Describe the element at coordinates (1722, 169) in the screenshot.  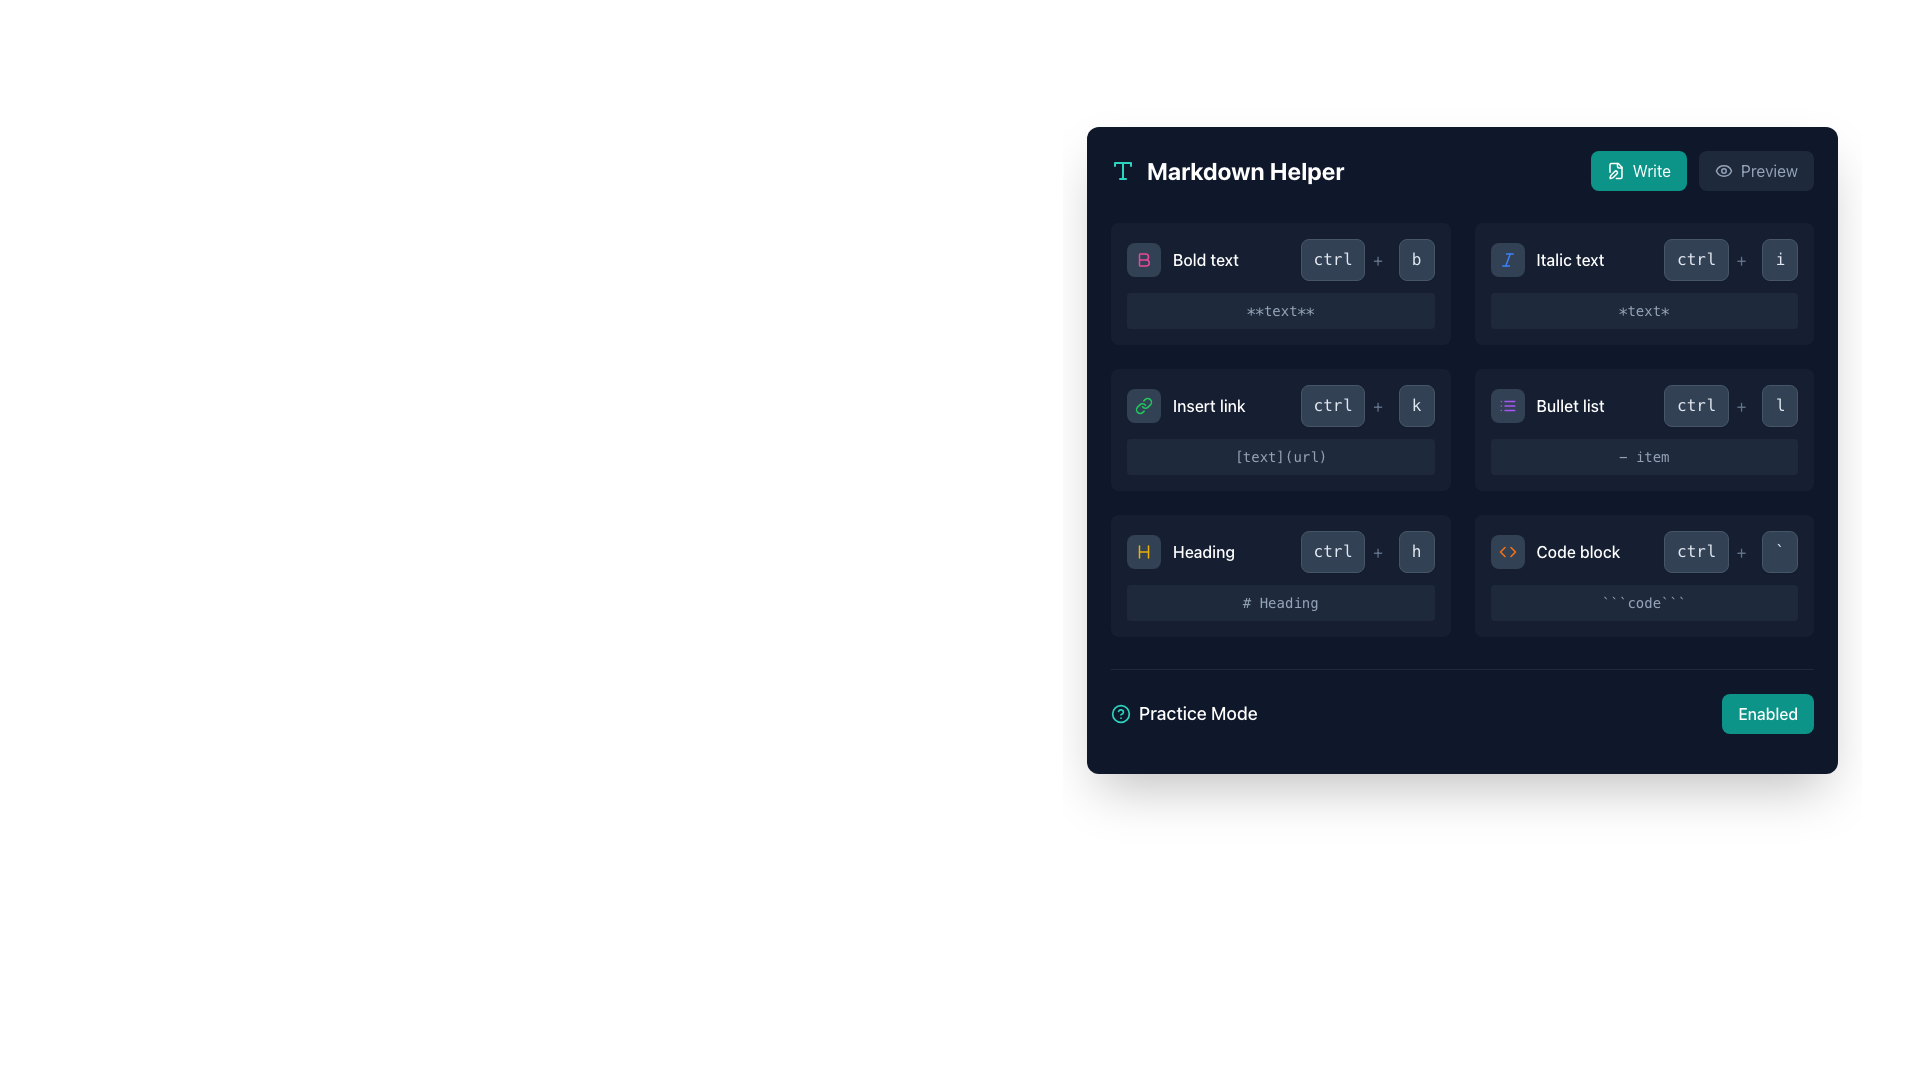
I see `the eye-shaped icon located to the left of the 'Preview' button text` at that location.